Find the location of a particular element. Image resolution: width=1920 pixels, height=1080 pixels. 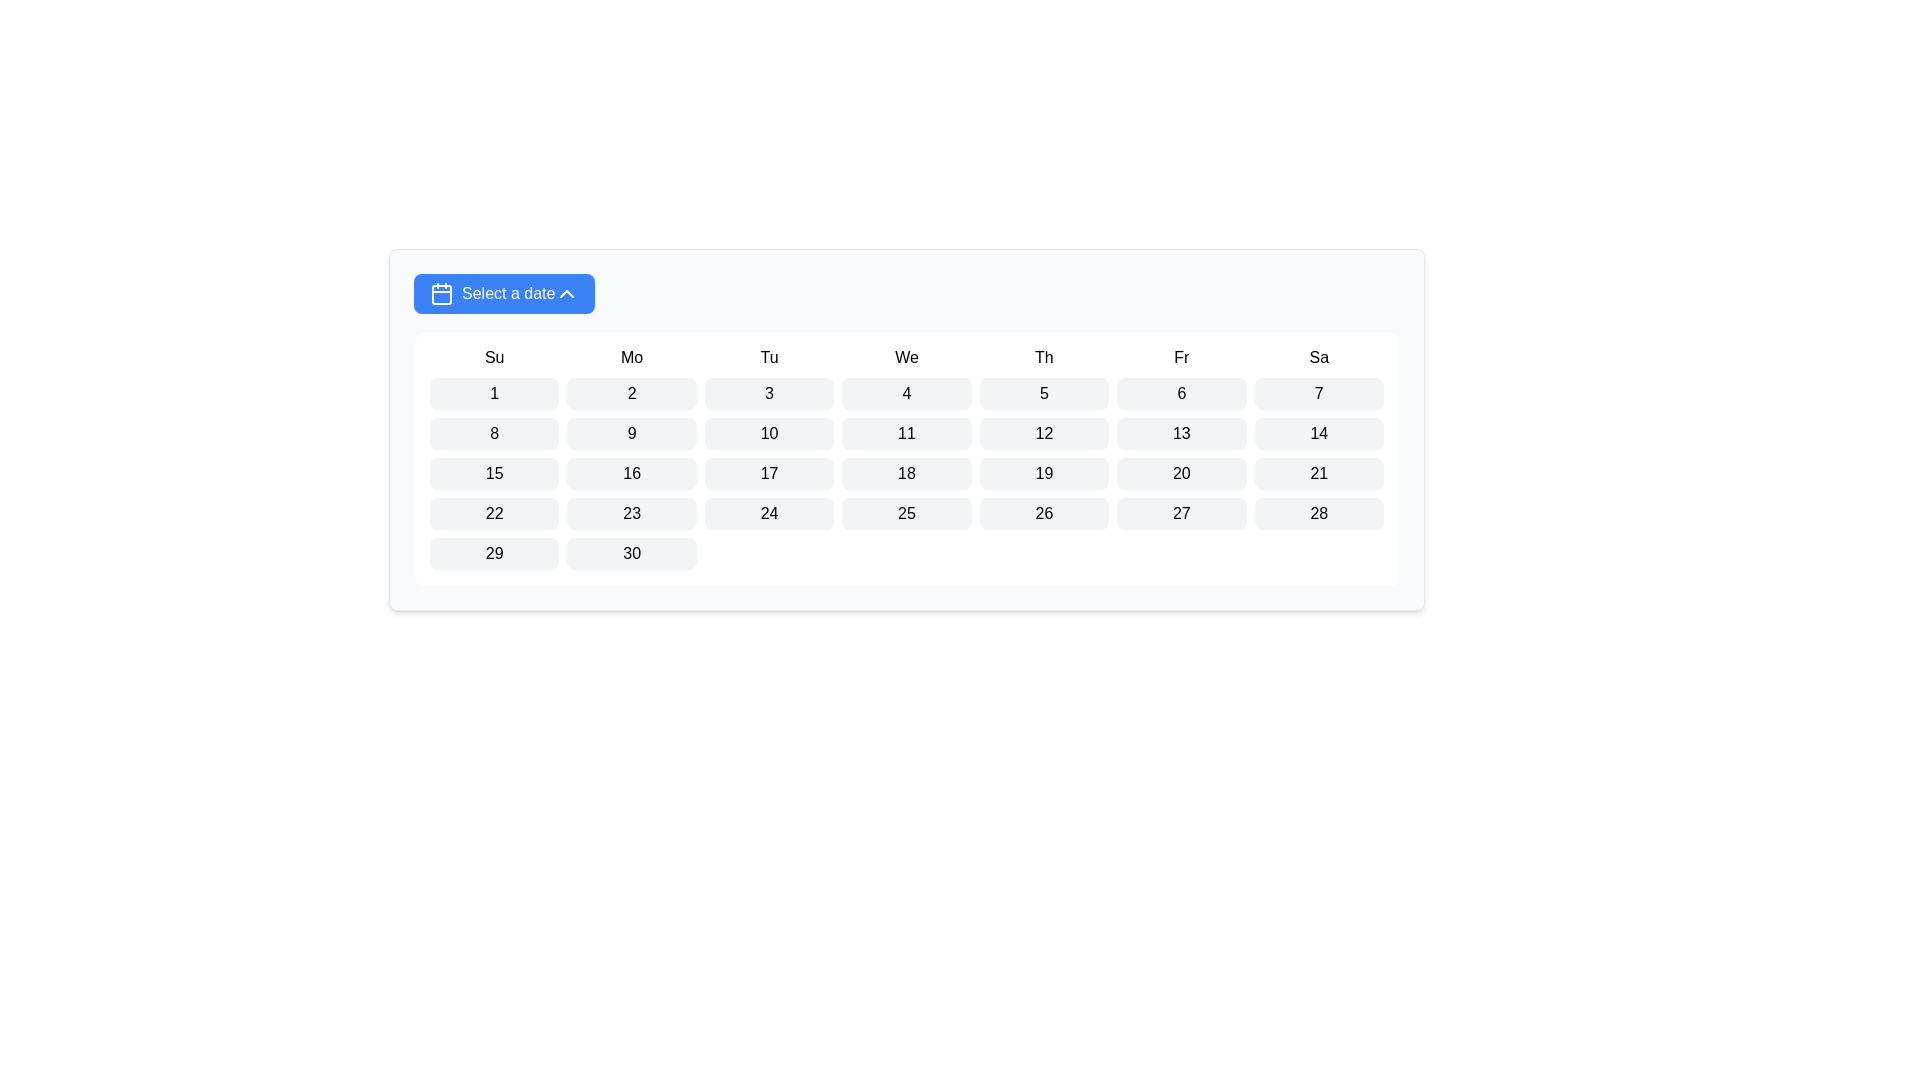

the button labeled '29' located in the bottom row and first column of the calendar grid under 'Su' (Sunday) is located at coordinates (494, 554).